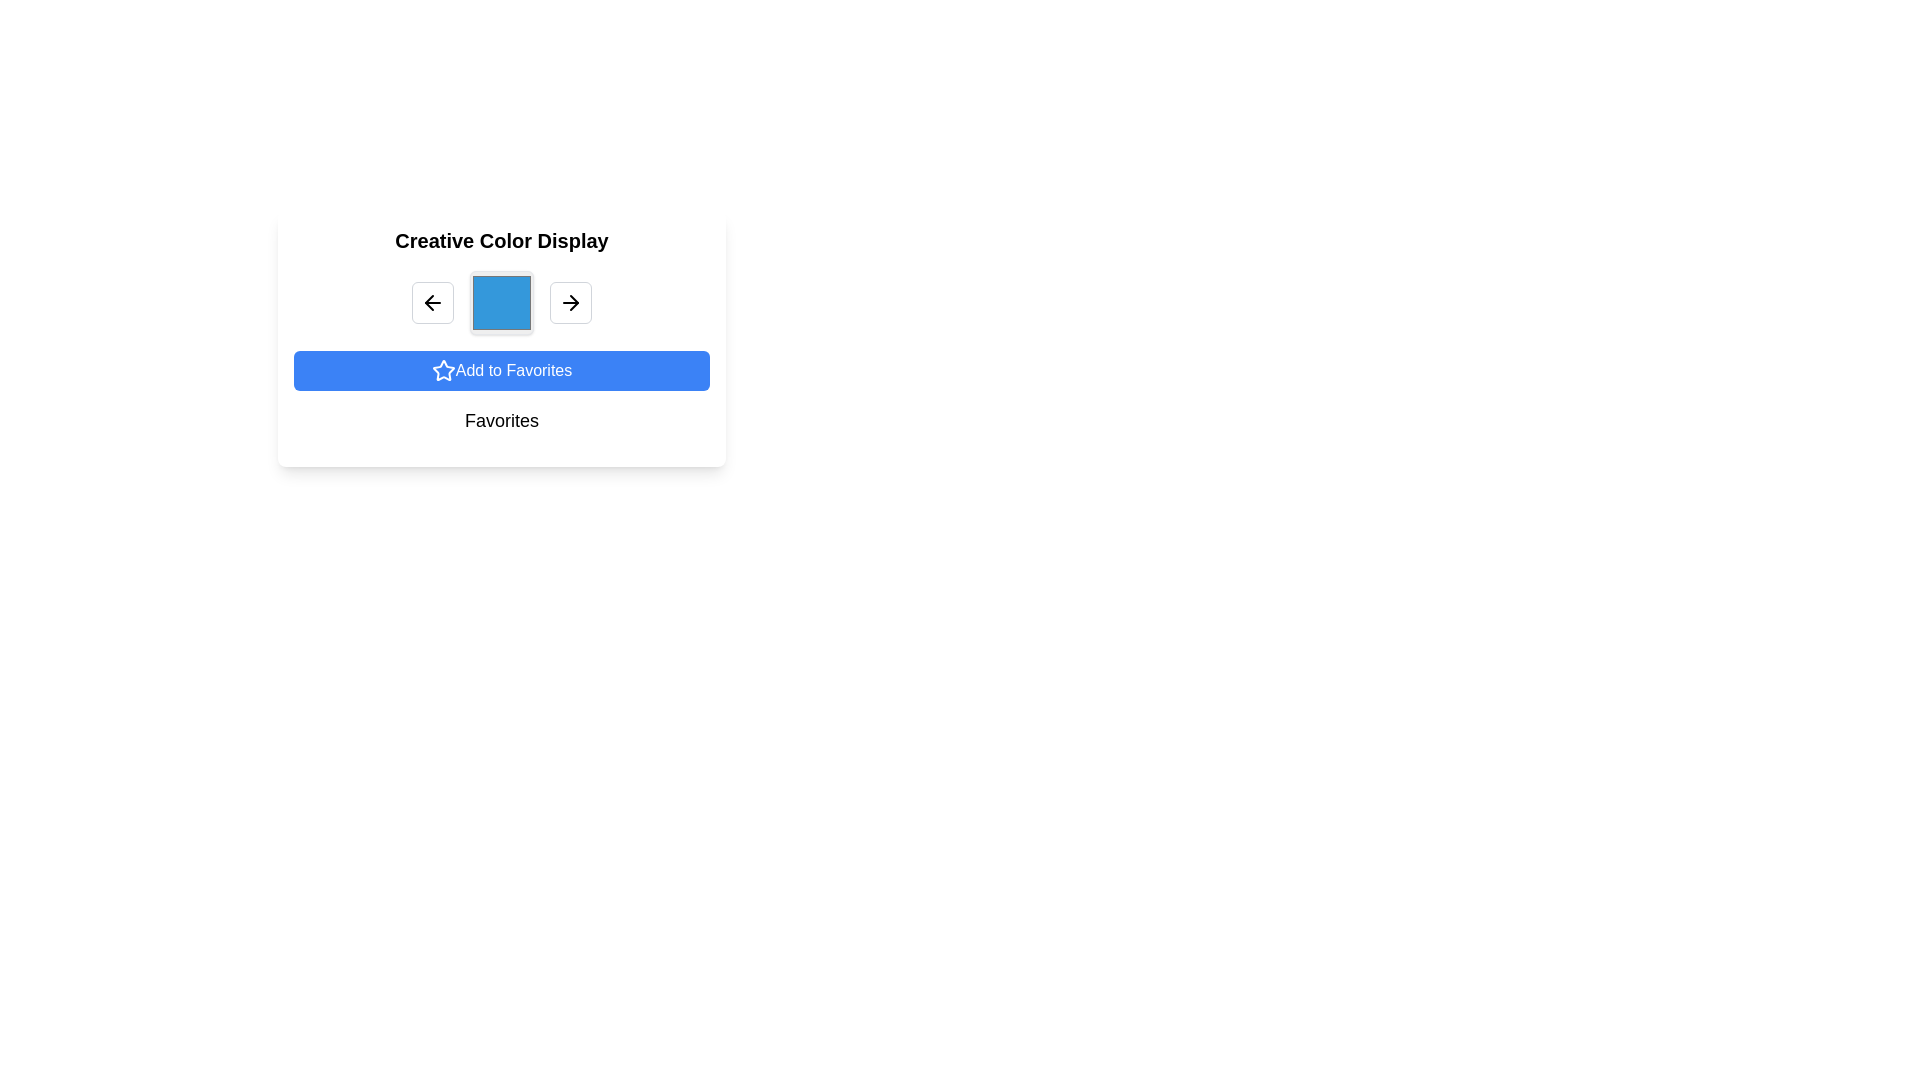 The height and width of the screenshot is (1080, 1920). Describe the element at coordinates (431, 303) in the screenshot. I see `the left arrow button outlined in an SVG style to observe its hover effects as part of the navigation interface` at that location.